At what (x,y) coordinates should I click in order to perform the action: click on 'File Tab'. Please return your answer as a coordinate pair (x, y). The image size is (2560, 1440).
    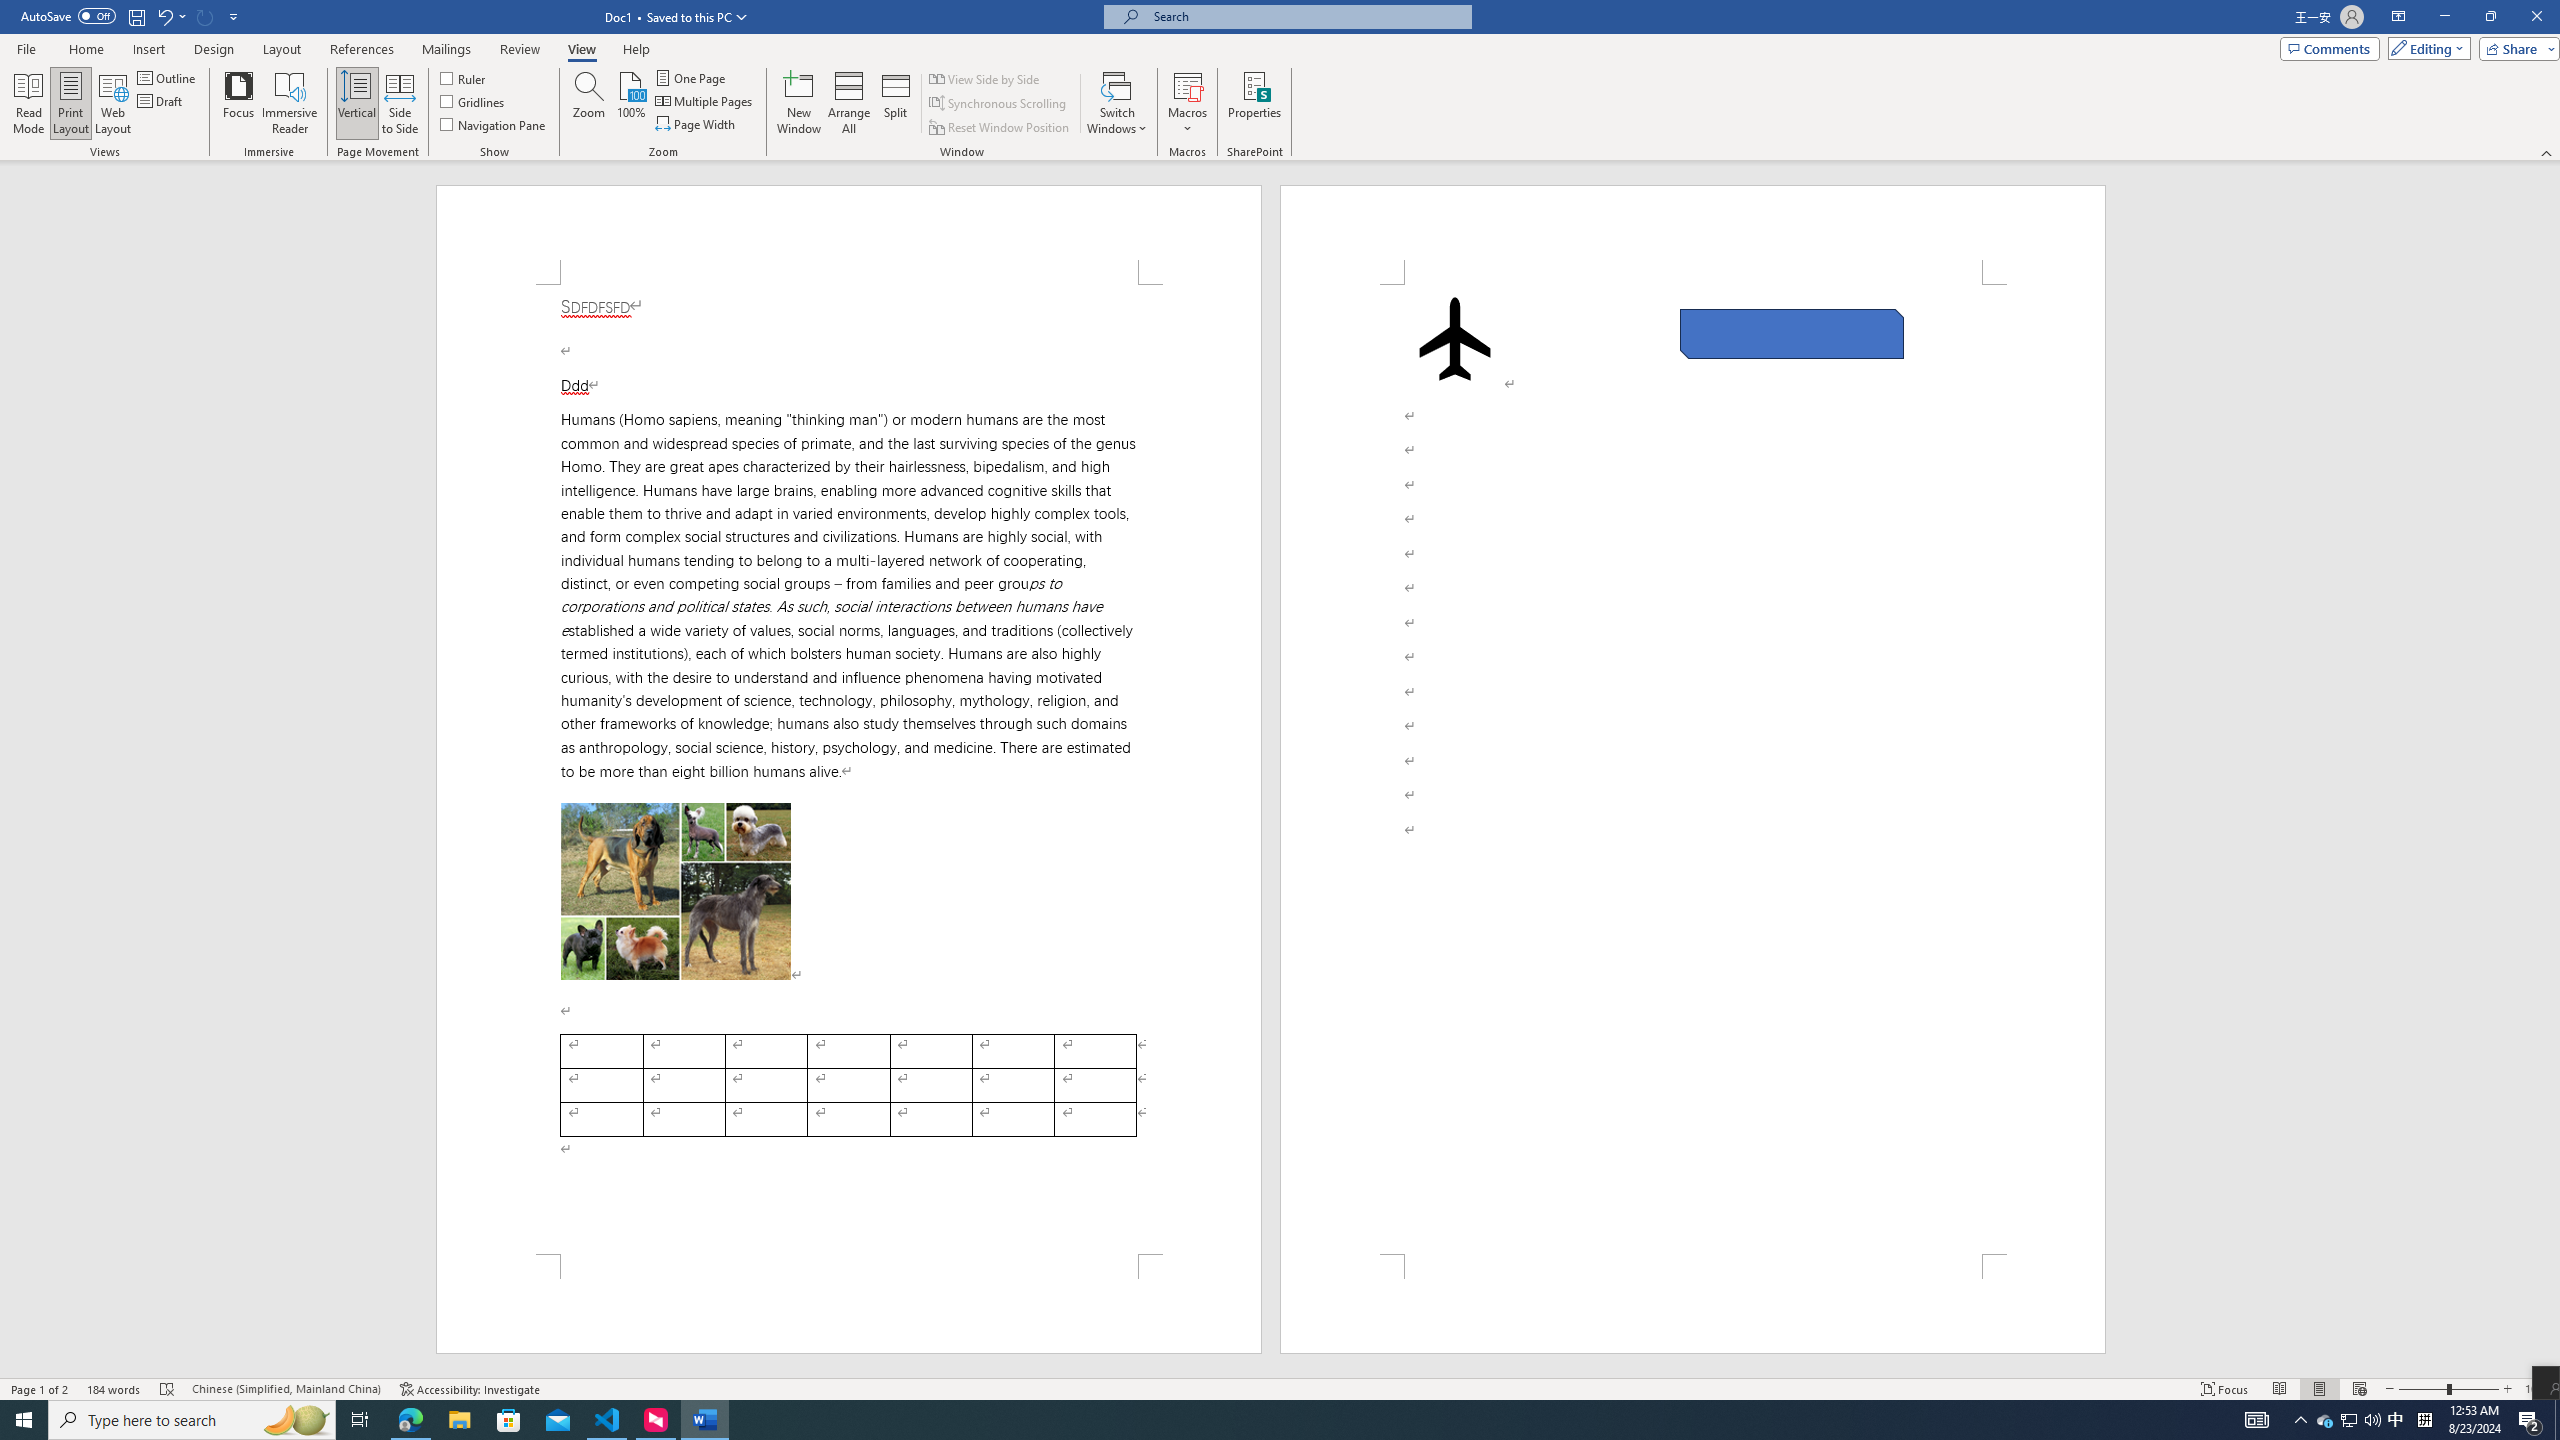
    Looking at the image, I should click on (25, 47).